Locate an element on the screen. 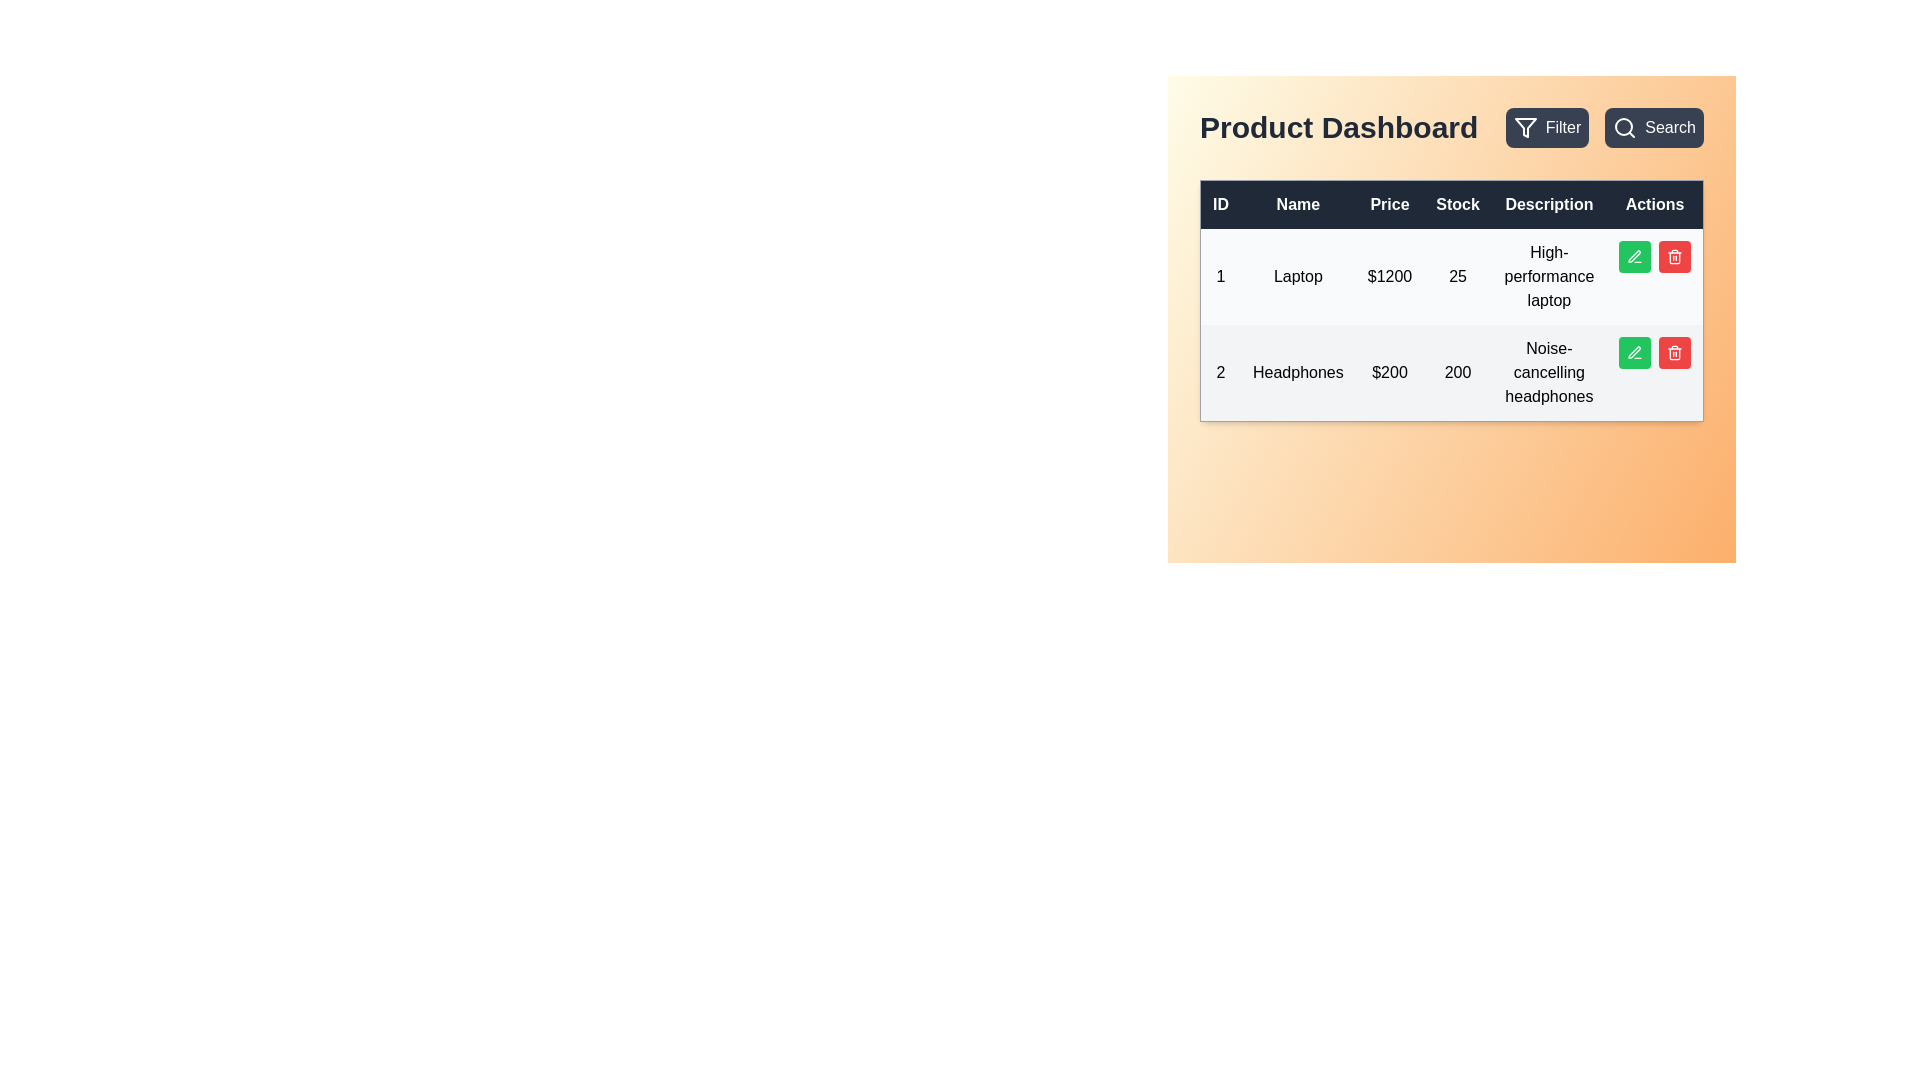 This screenshot has width=1920, height=1080. the text within the 'High-performance laptop' text label located in the 'Description' column of the first row in the product data table on the 'Product Dashboard' page is located at coordinates (1548, 277).